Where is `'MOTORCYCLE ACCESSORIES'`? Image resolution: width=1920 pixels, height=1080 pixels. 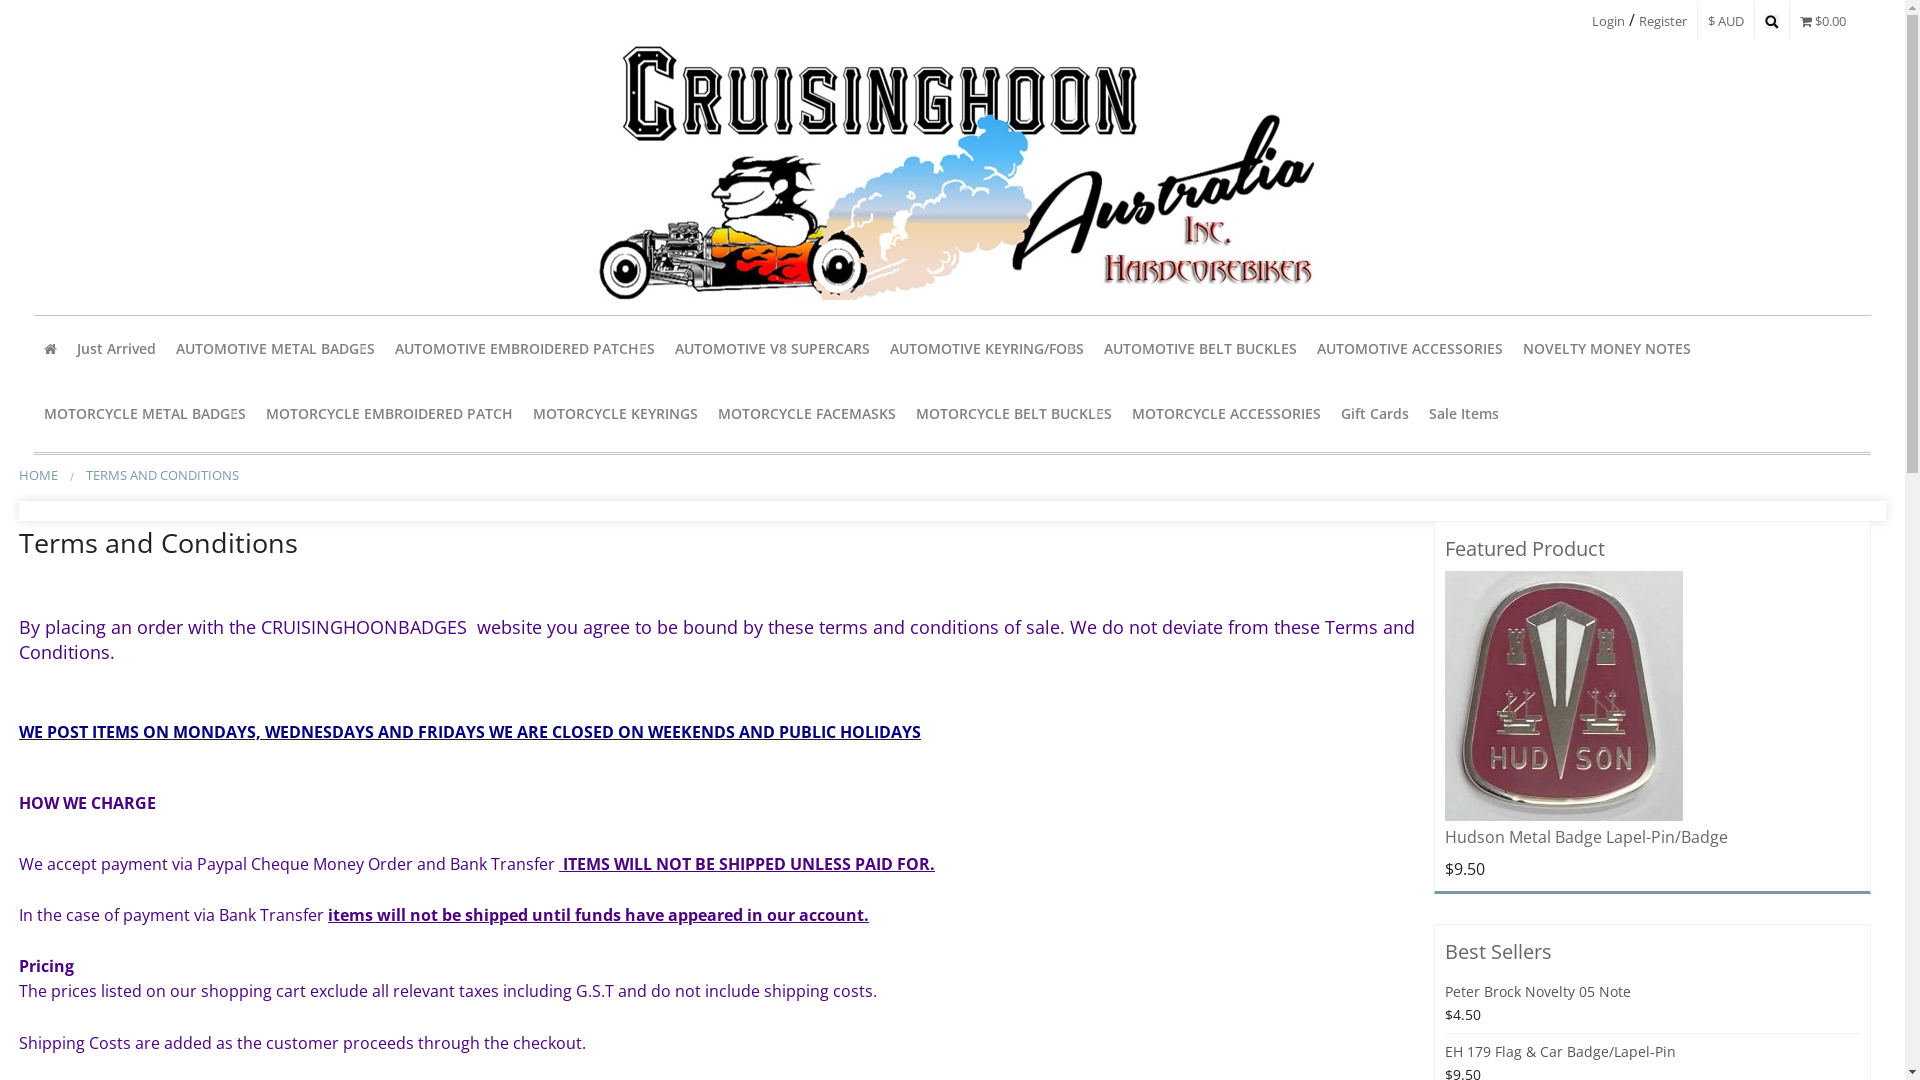 'MOTORCYCLE ACCESSORIES' is located at coordinates (1225, 412).